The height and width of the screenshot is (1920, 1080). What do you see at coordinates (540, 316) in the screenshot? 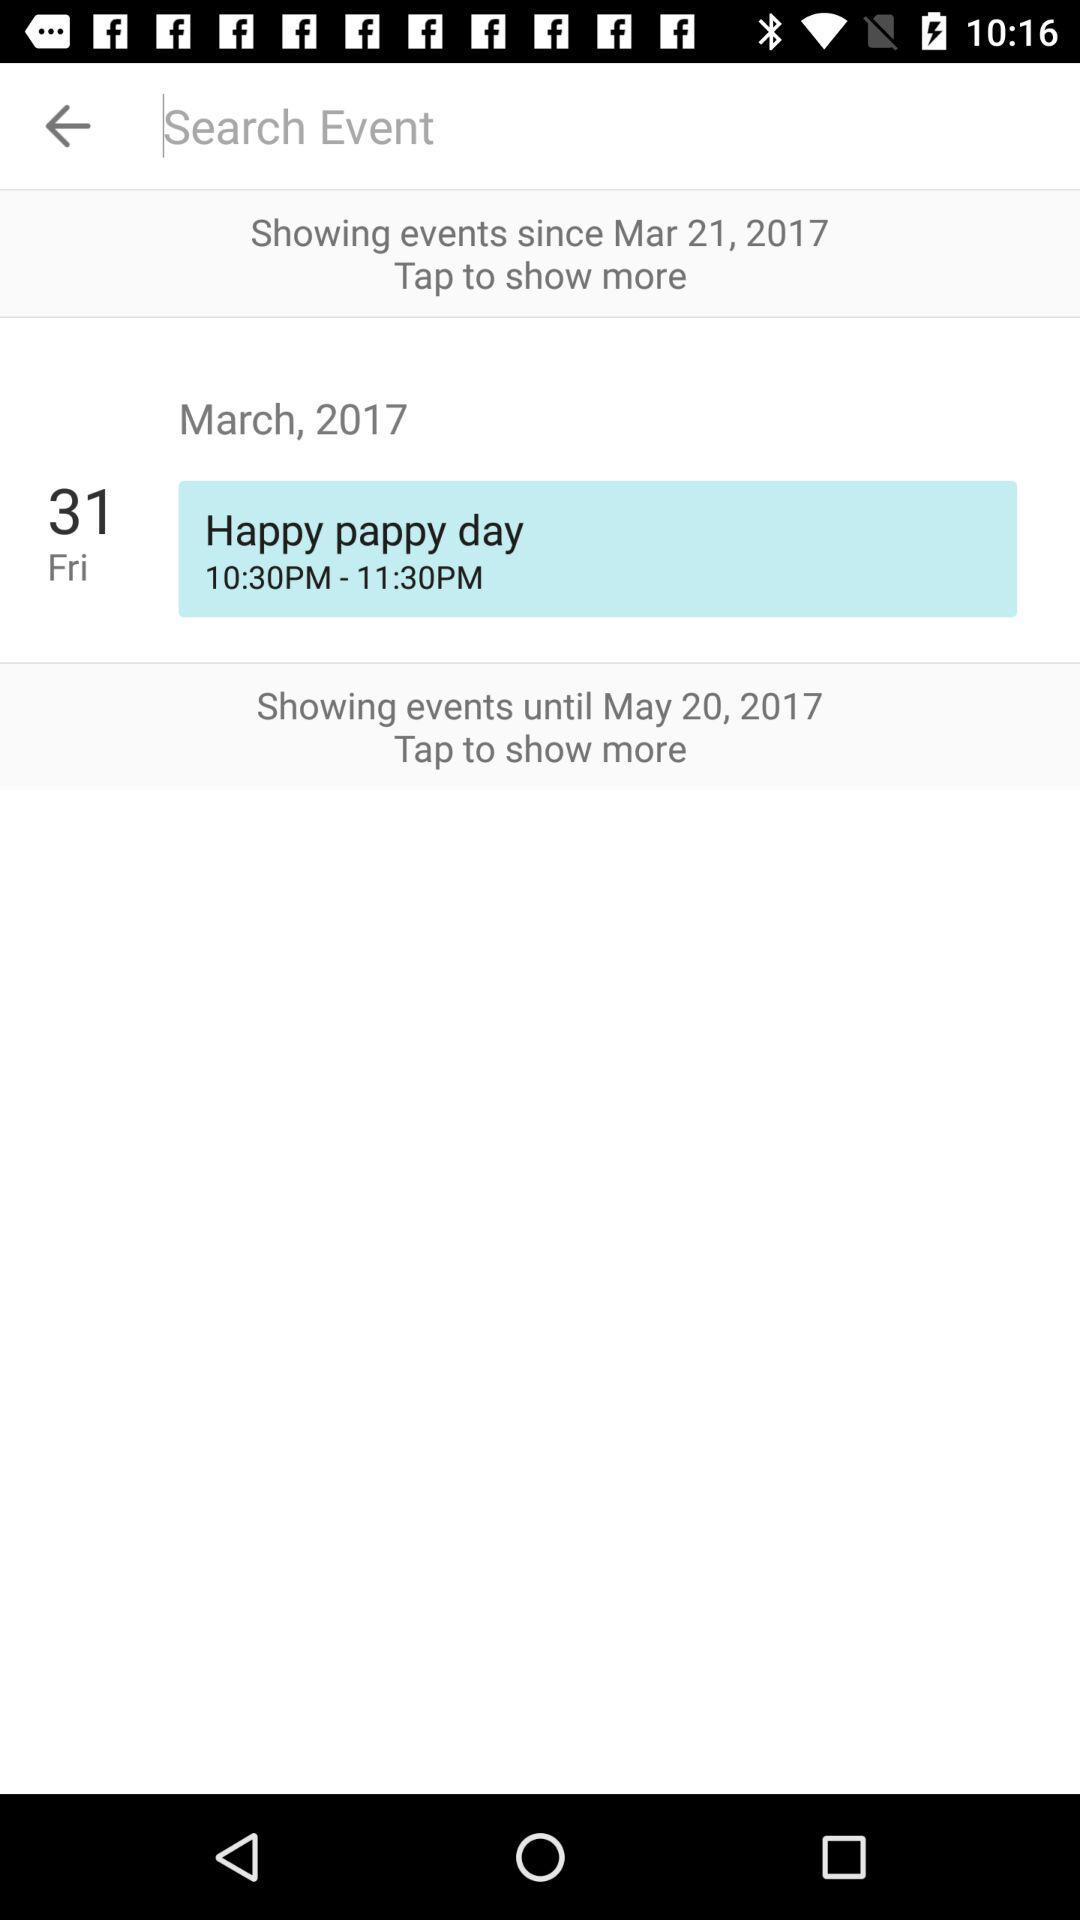
I see `icon below showing events since app` at bounding box center [540, 316].